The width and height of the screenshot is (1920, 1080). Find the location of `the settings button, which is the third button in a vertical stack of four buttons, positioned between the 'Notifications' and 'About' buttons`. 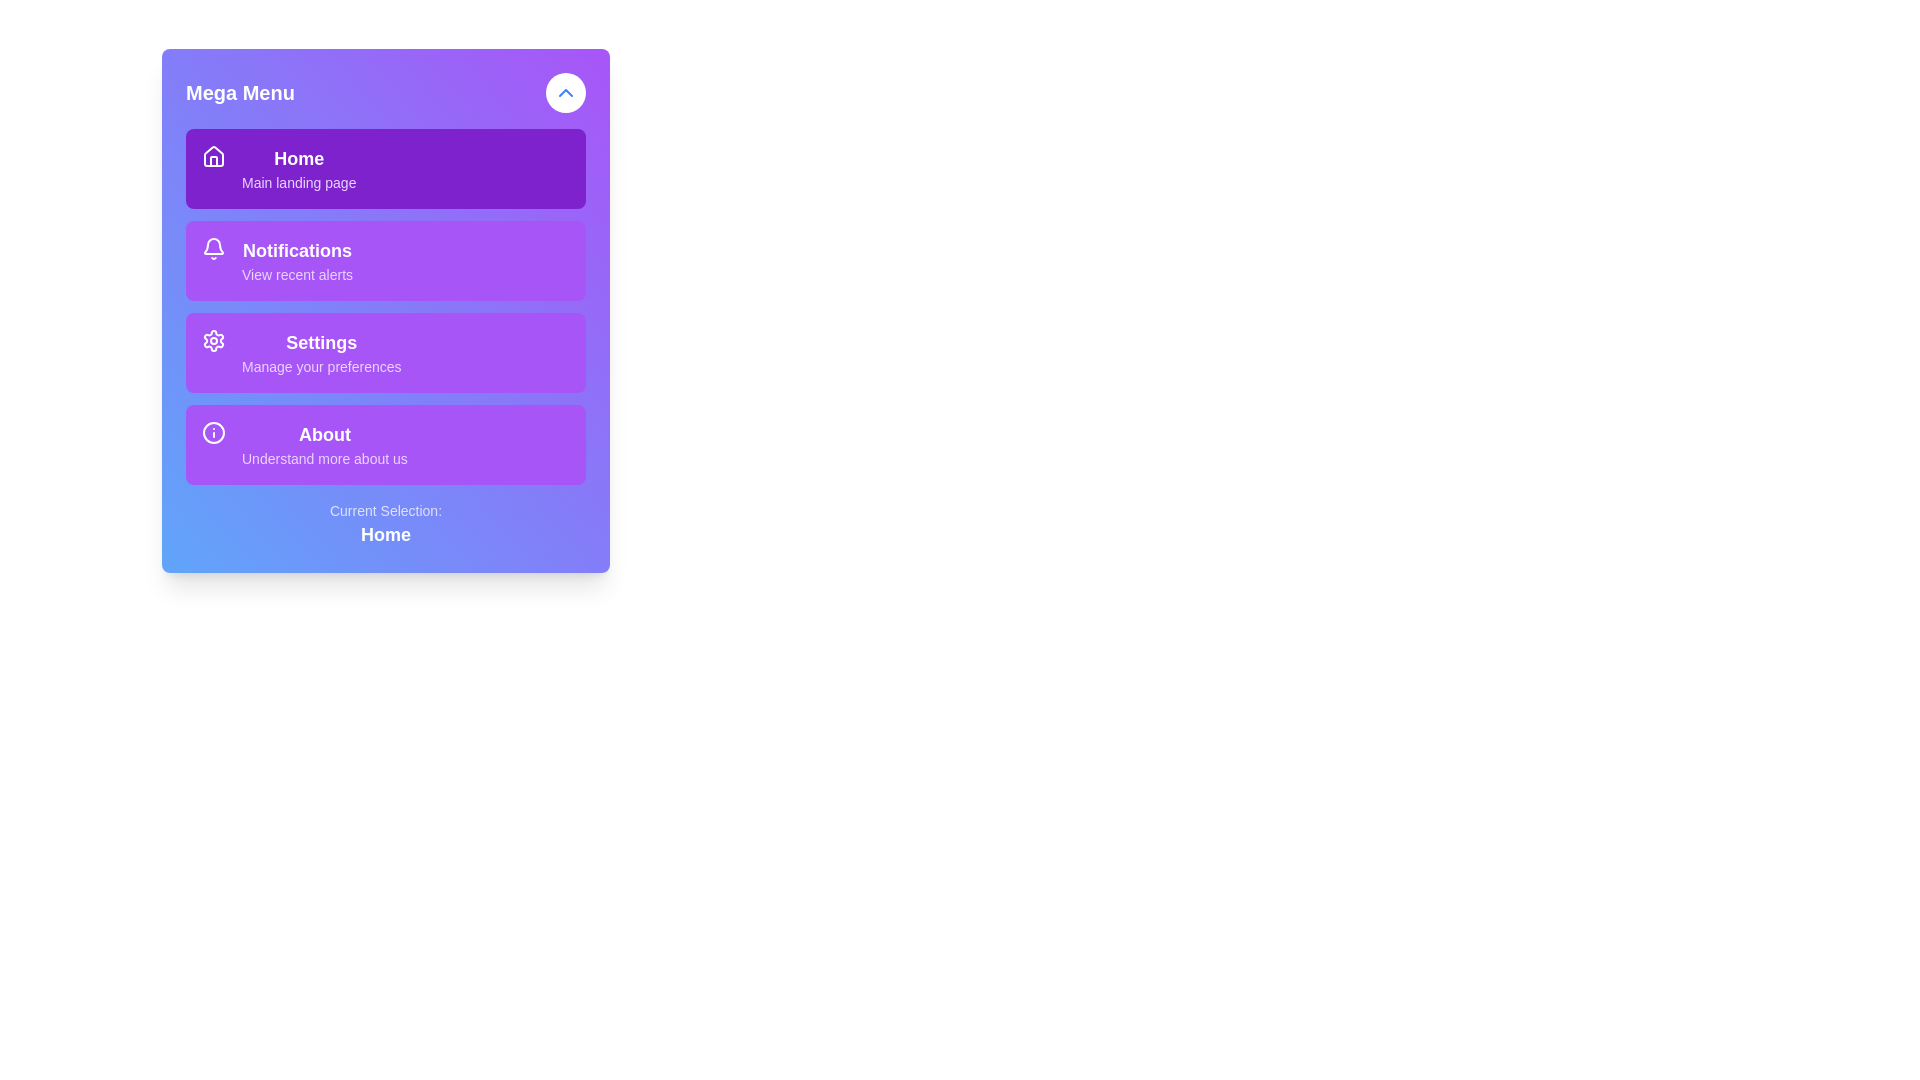

the settings button, which is the third button in a vertical stack of four buttons, positioned between the 'Notifications' and 'About' buttons is located at coordinates (385, 352).